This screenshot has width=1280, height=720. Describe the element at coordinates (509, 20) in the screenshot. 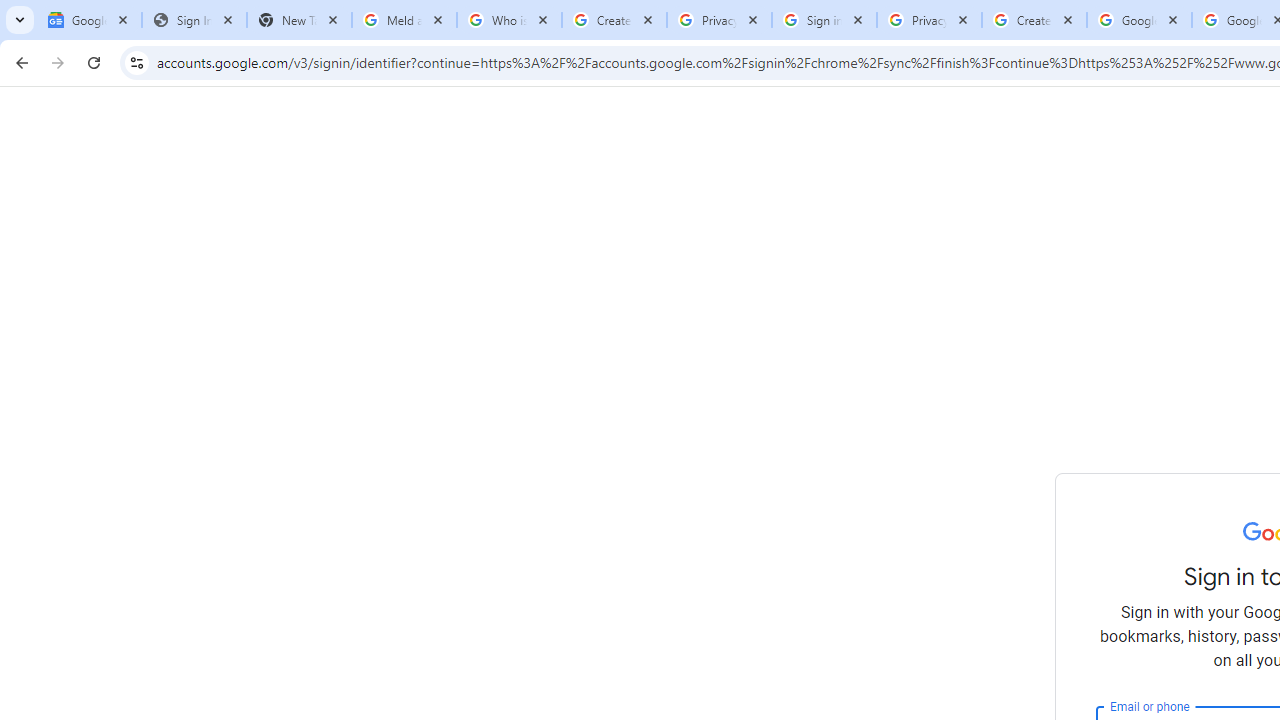

I see `'Who is my administrator? - Google Account Help'` at that location.